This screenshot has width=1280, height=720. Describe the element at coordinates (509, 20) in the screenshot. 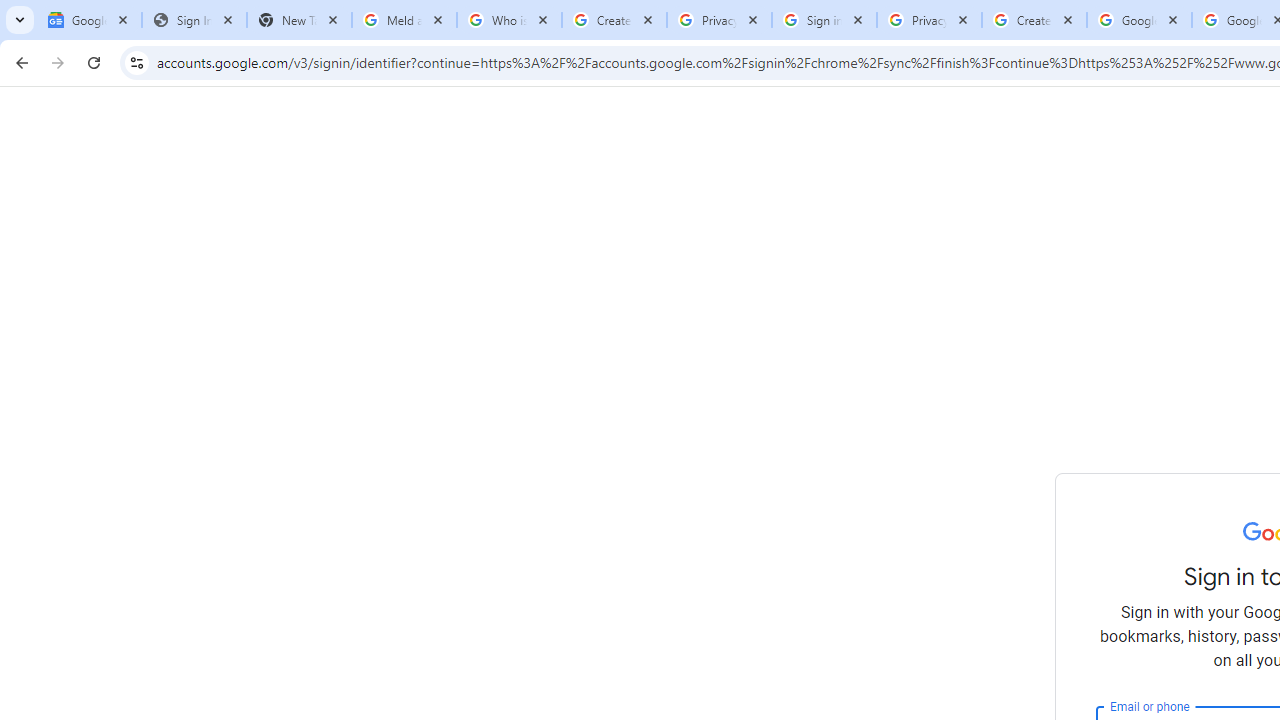

I see `'Who is my administrator? - Google Account Help'` at that location.